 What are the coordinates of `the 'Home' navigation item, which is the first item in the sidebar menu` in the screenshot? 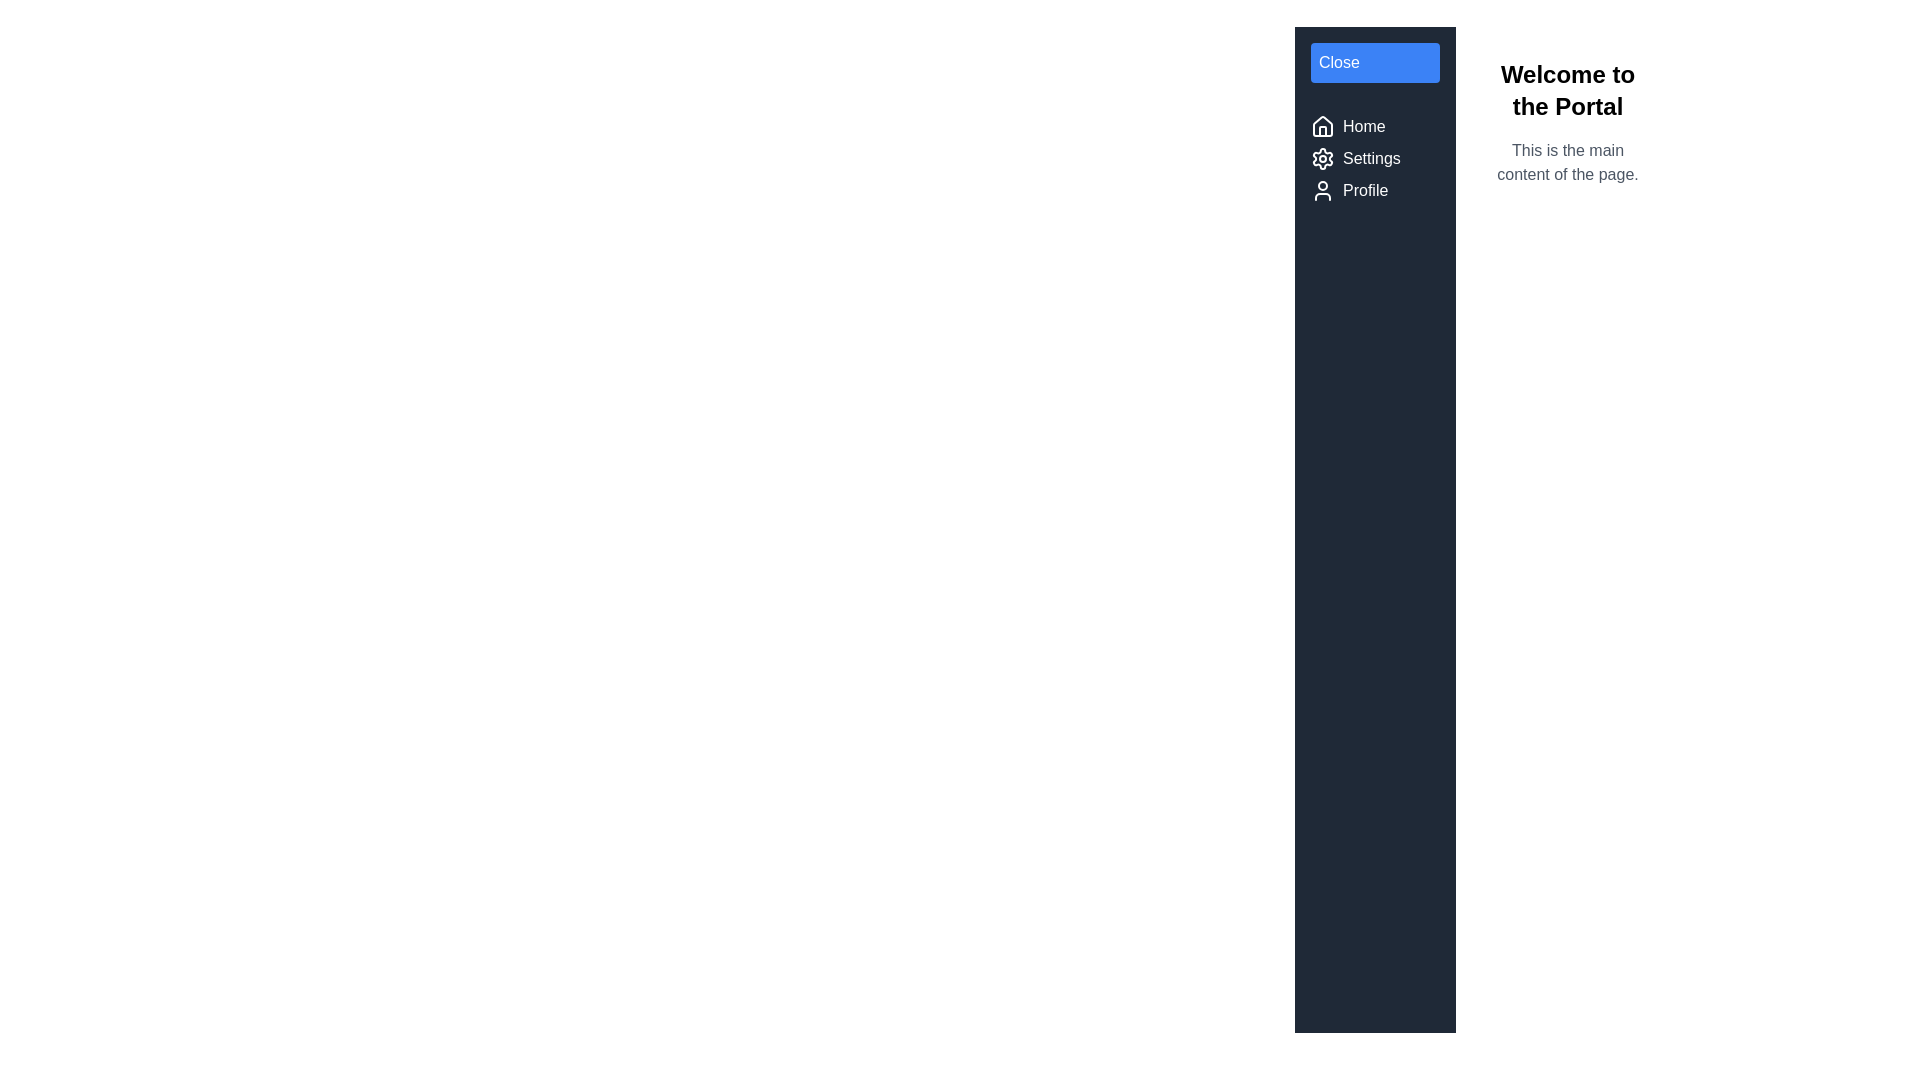 It's located at (1374, 127).